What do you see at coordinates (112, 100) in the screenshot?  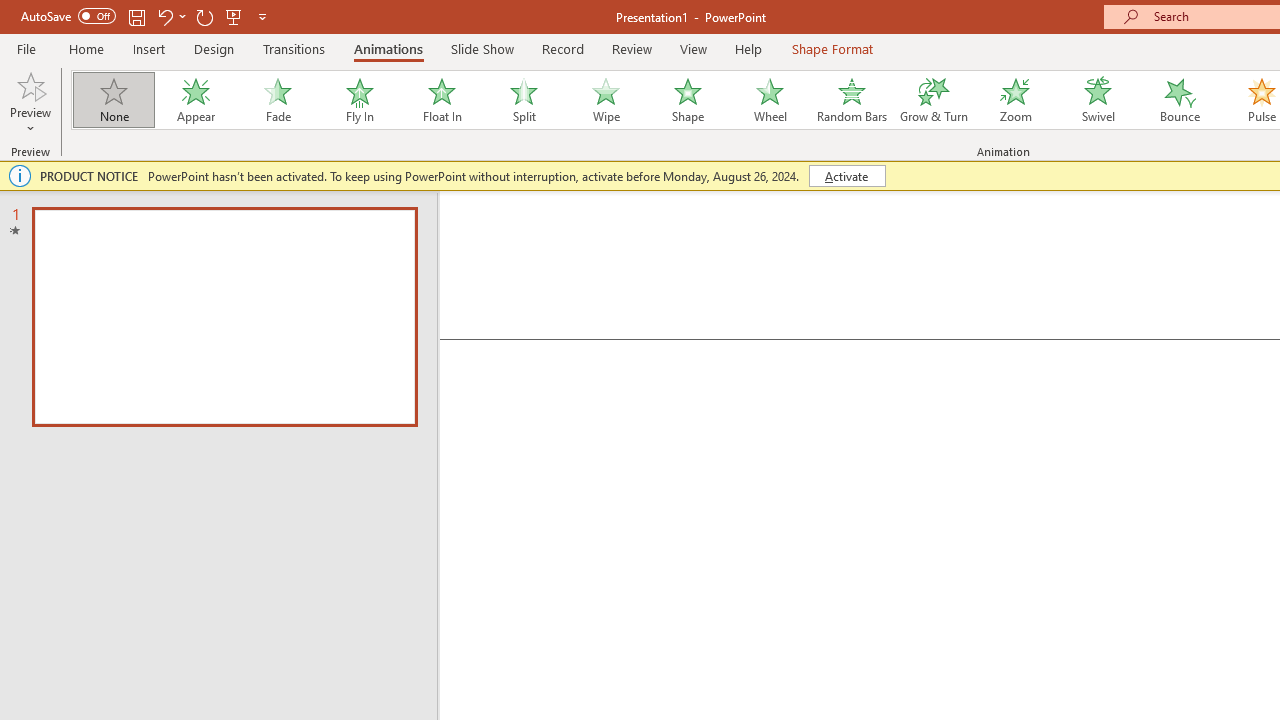 I see `'None'` at bounding box center [112, 100].